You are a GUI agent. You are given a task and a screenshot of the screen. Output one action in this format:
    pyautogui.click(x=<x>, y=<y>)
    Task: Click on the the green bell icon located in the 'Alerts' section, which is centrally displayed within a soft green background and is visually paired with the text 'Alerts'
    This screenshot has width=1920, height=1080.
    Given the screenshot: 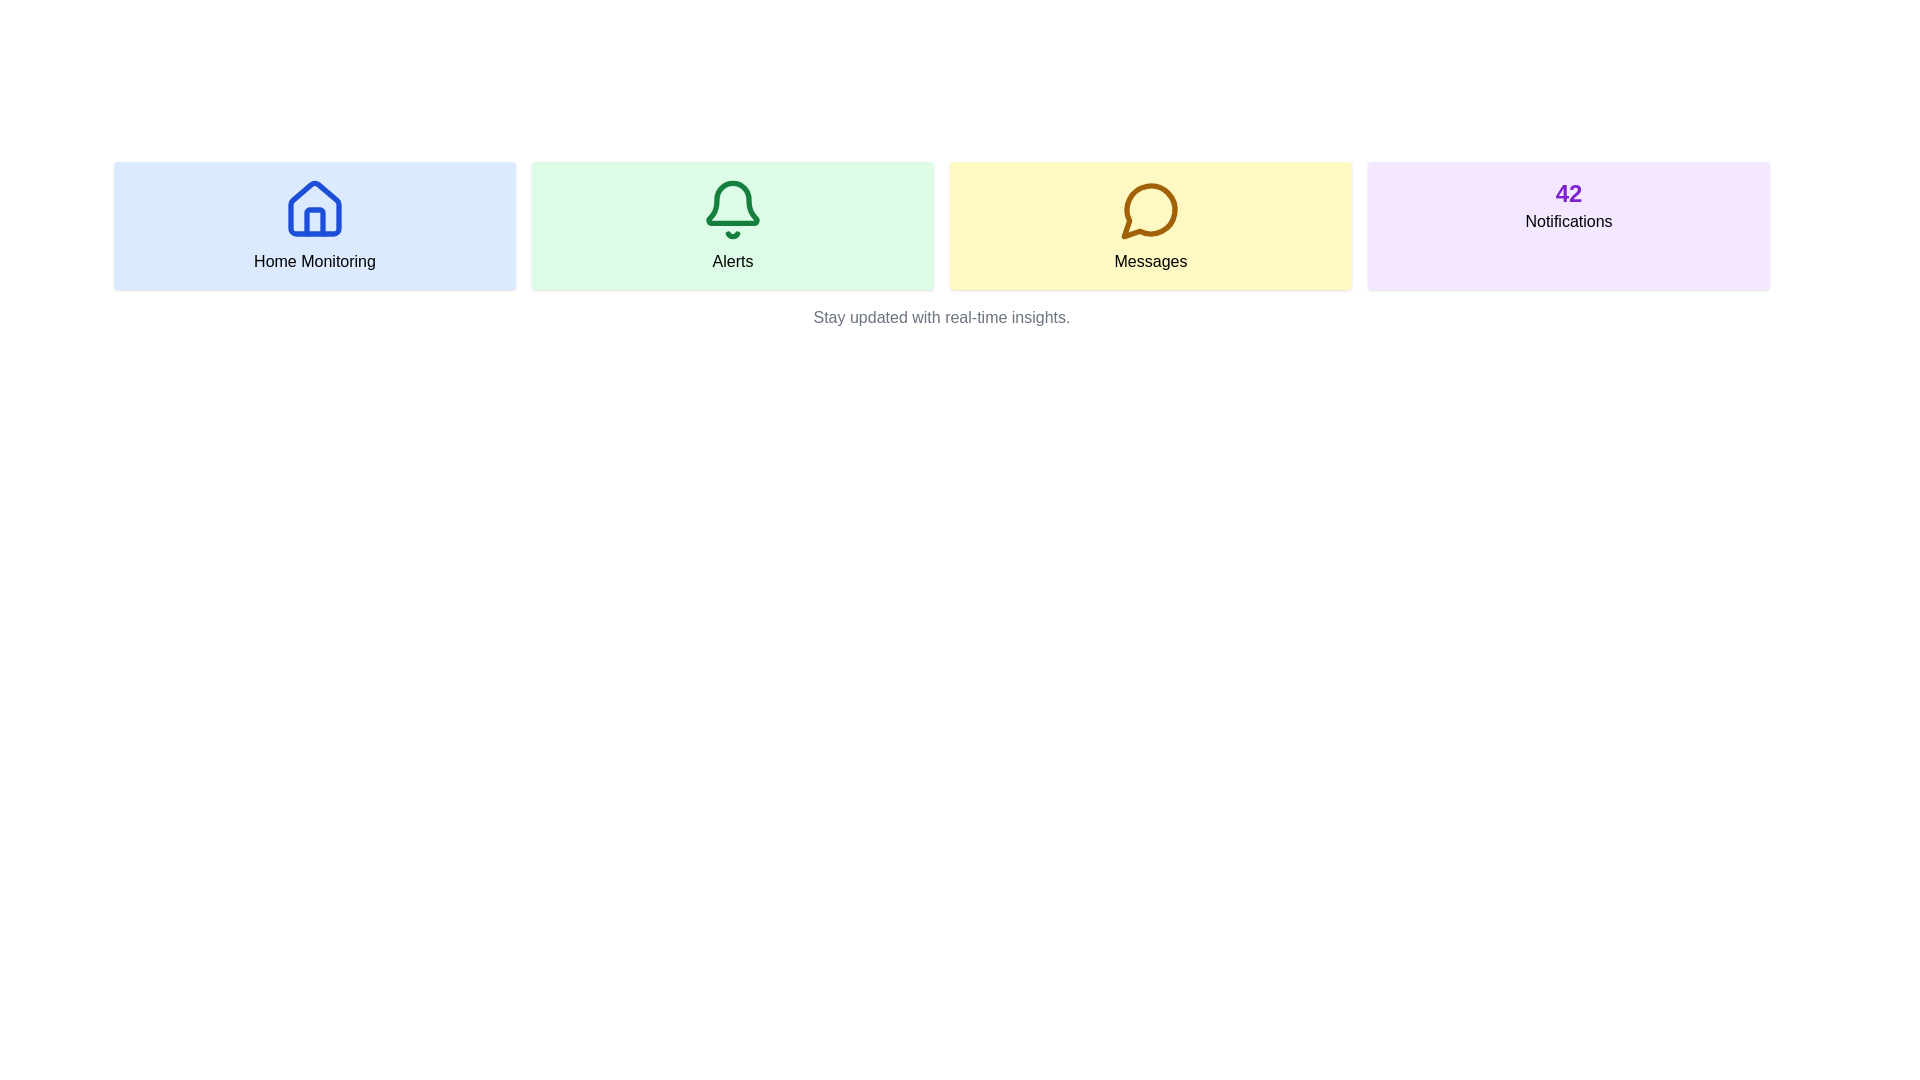 What is the action you would take?
    pyautogui.click(x=732, y=209)
    